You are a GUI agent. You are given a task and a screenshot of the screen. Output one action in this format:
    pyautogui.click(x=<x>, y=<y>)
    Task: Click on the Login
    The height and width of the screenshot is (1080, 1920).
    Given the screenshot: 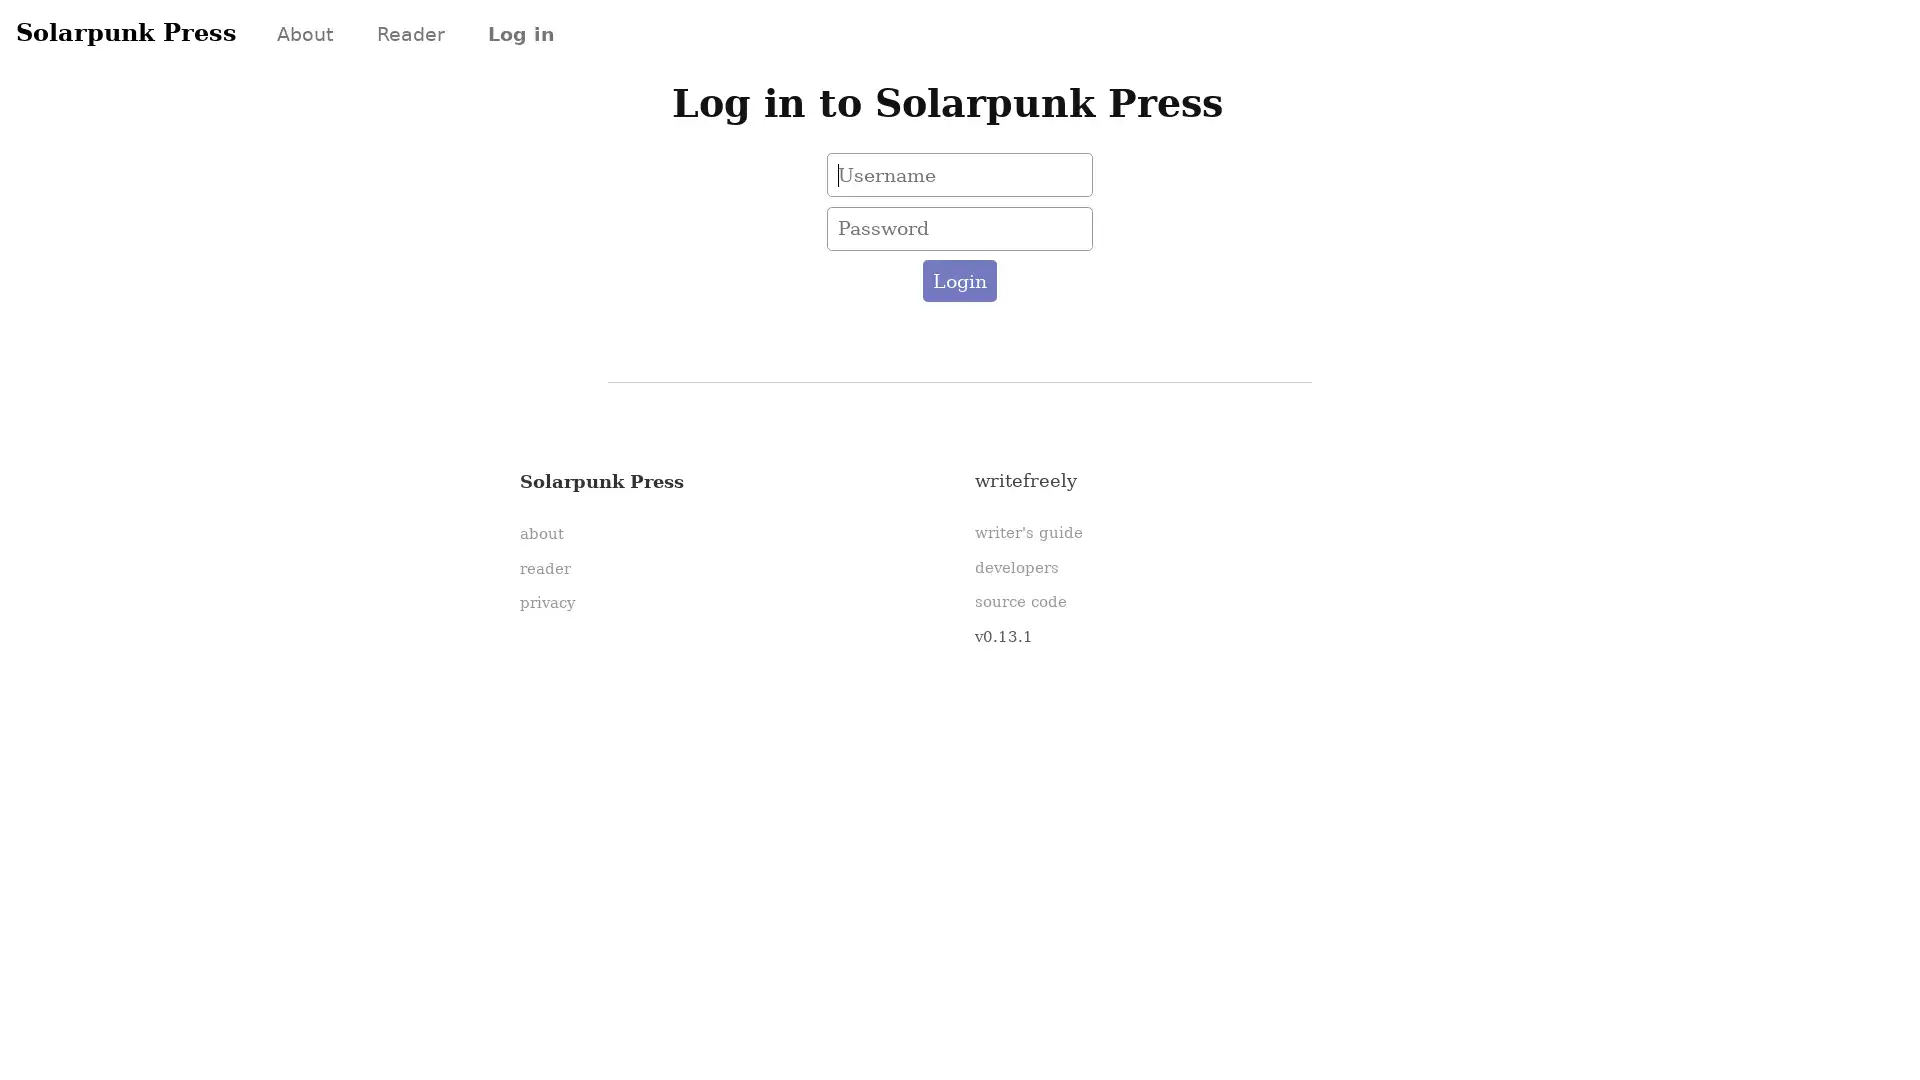 What is the action you would take?
    pyautogui.click(x=958, y=281)
    